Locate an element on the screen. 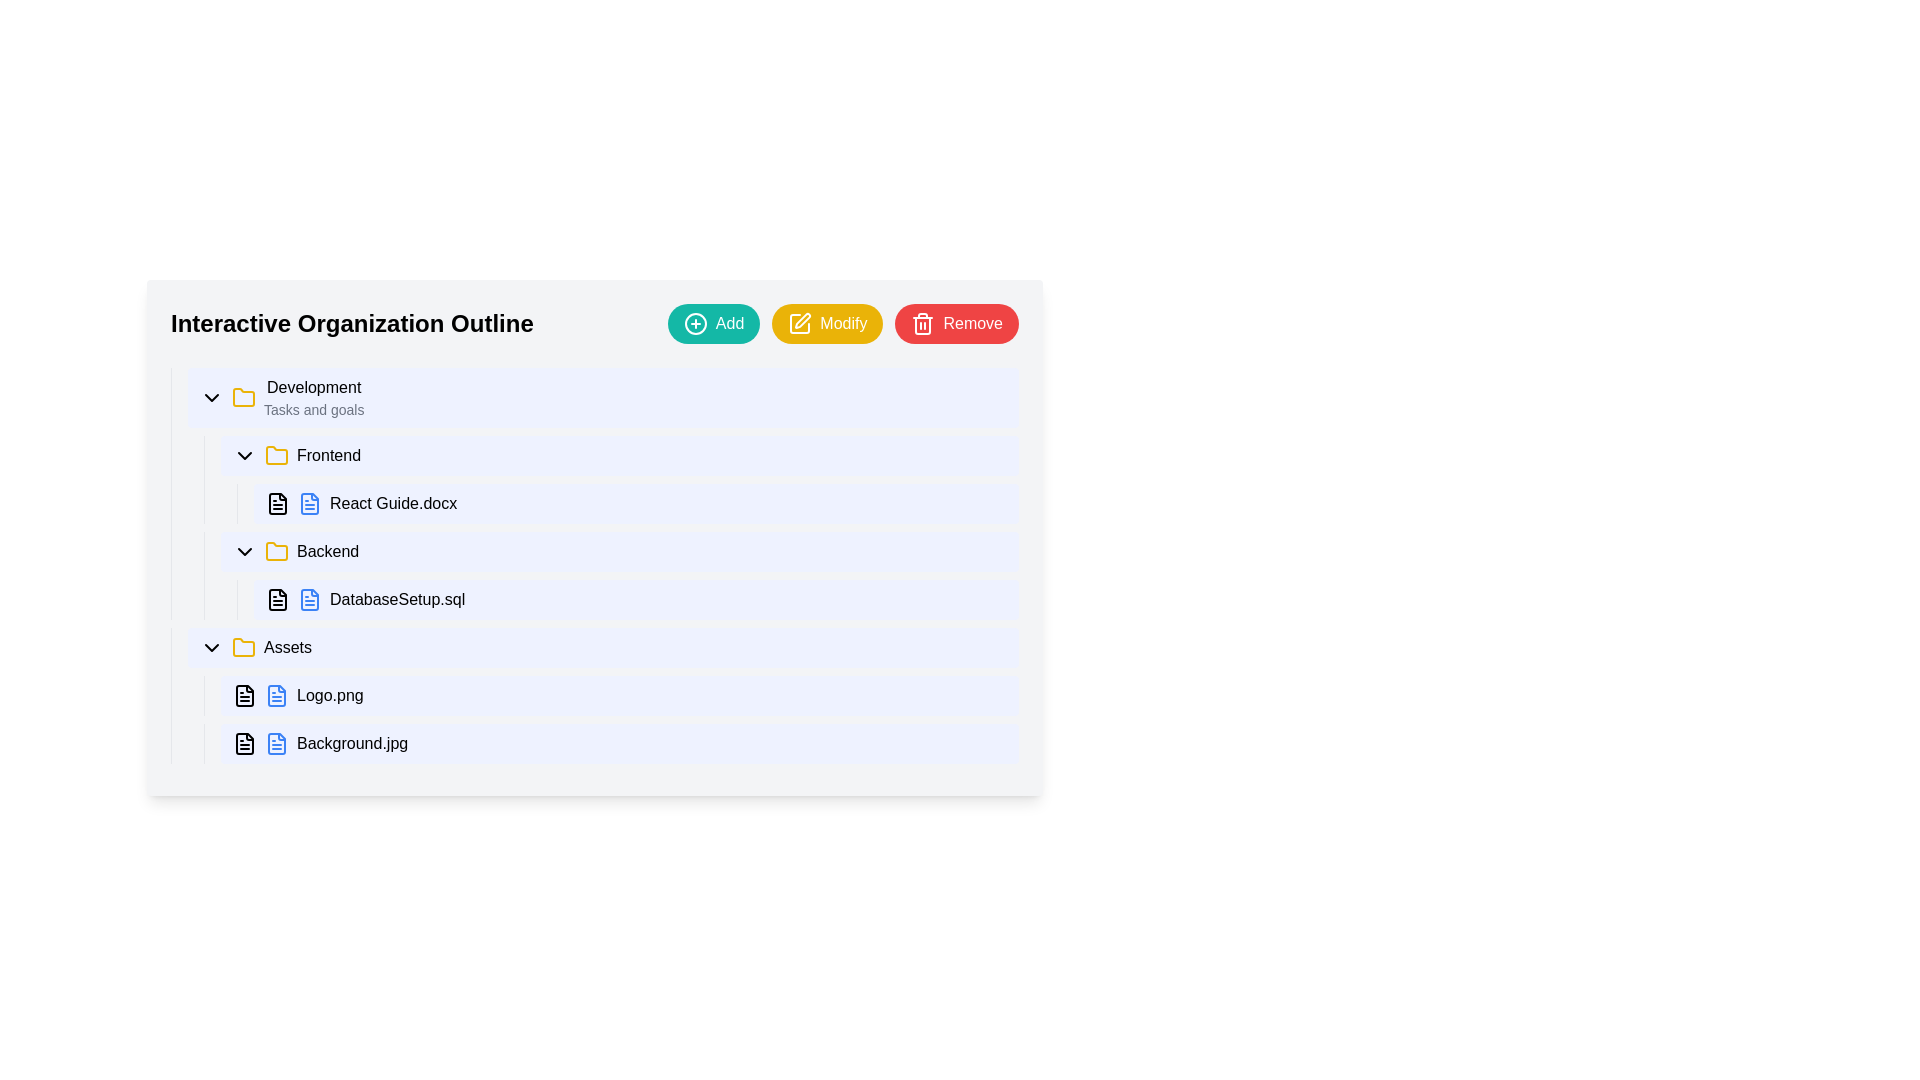 Image resolution: width=1920 pixels, height=1080 pixels. the document icon resembling a file with a folded corner that is located under 'Frontend' preceding 'React Guide.docx' is located at coordinates (277, 503).